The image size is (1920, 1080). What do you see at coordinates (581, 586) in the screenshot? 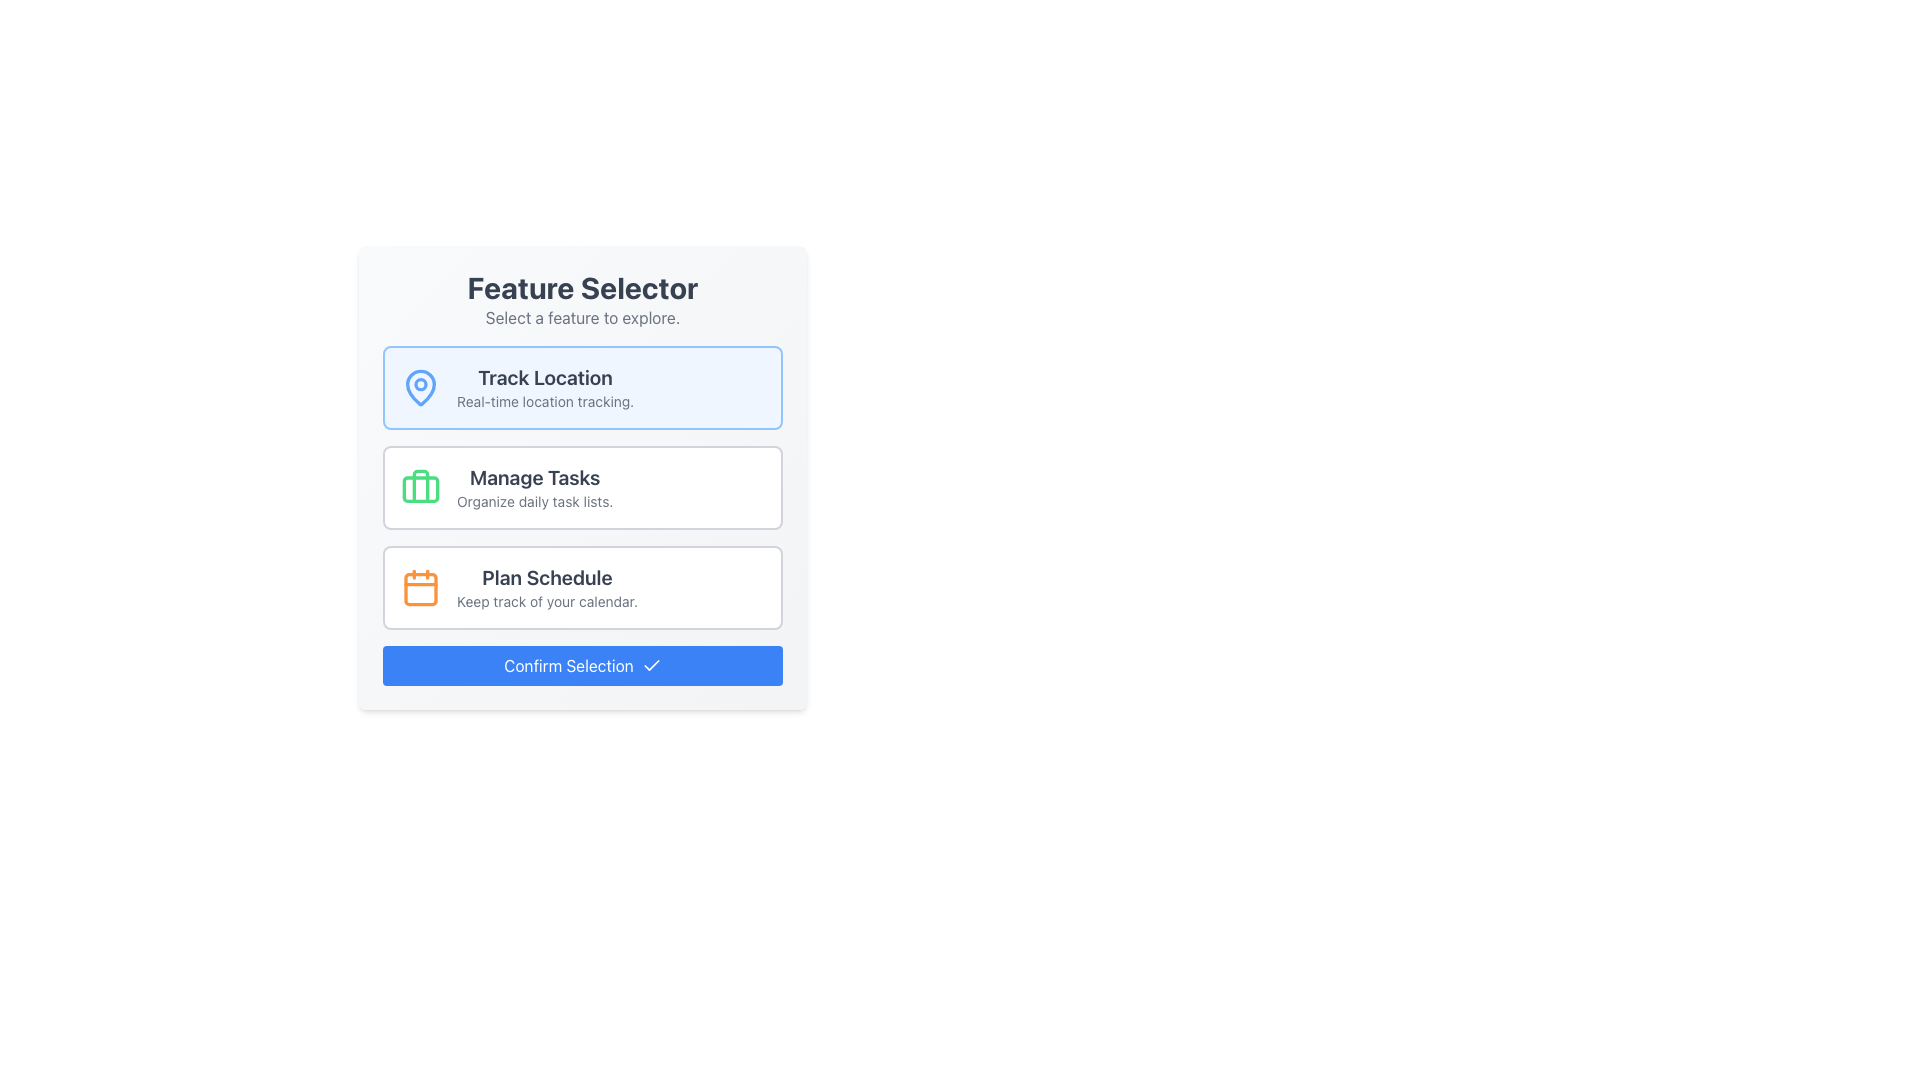
I see `the third selectable list item for scheduling features located in the bottom section of the list` at bounding box center [581, 586].